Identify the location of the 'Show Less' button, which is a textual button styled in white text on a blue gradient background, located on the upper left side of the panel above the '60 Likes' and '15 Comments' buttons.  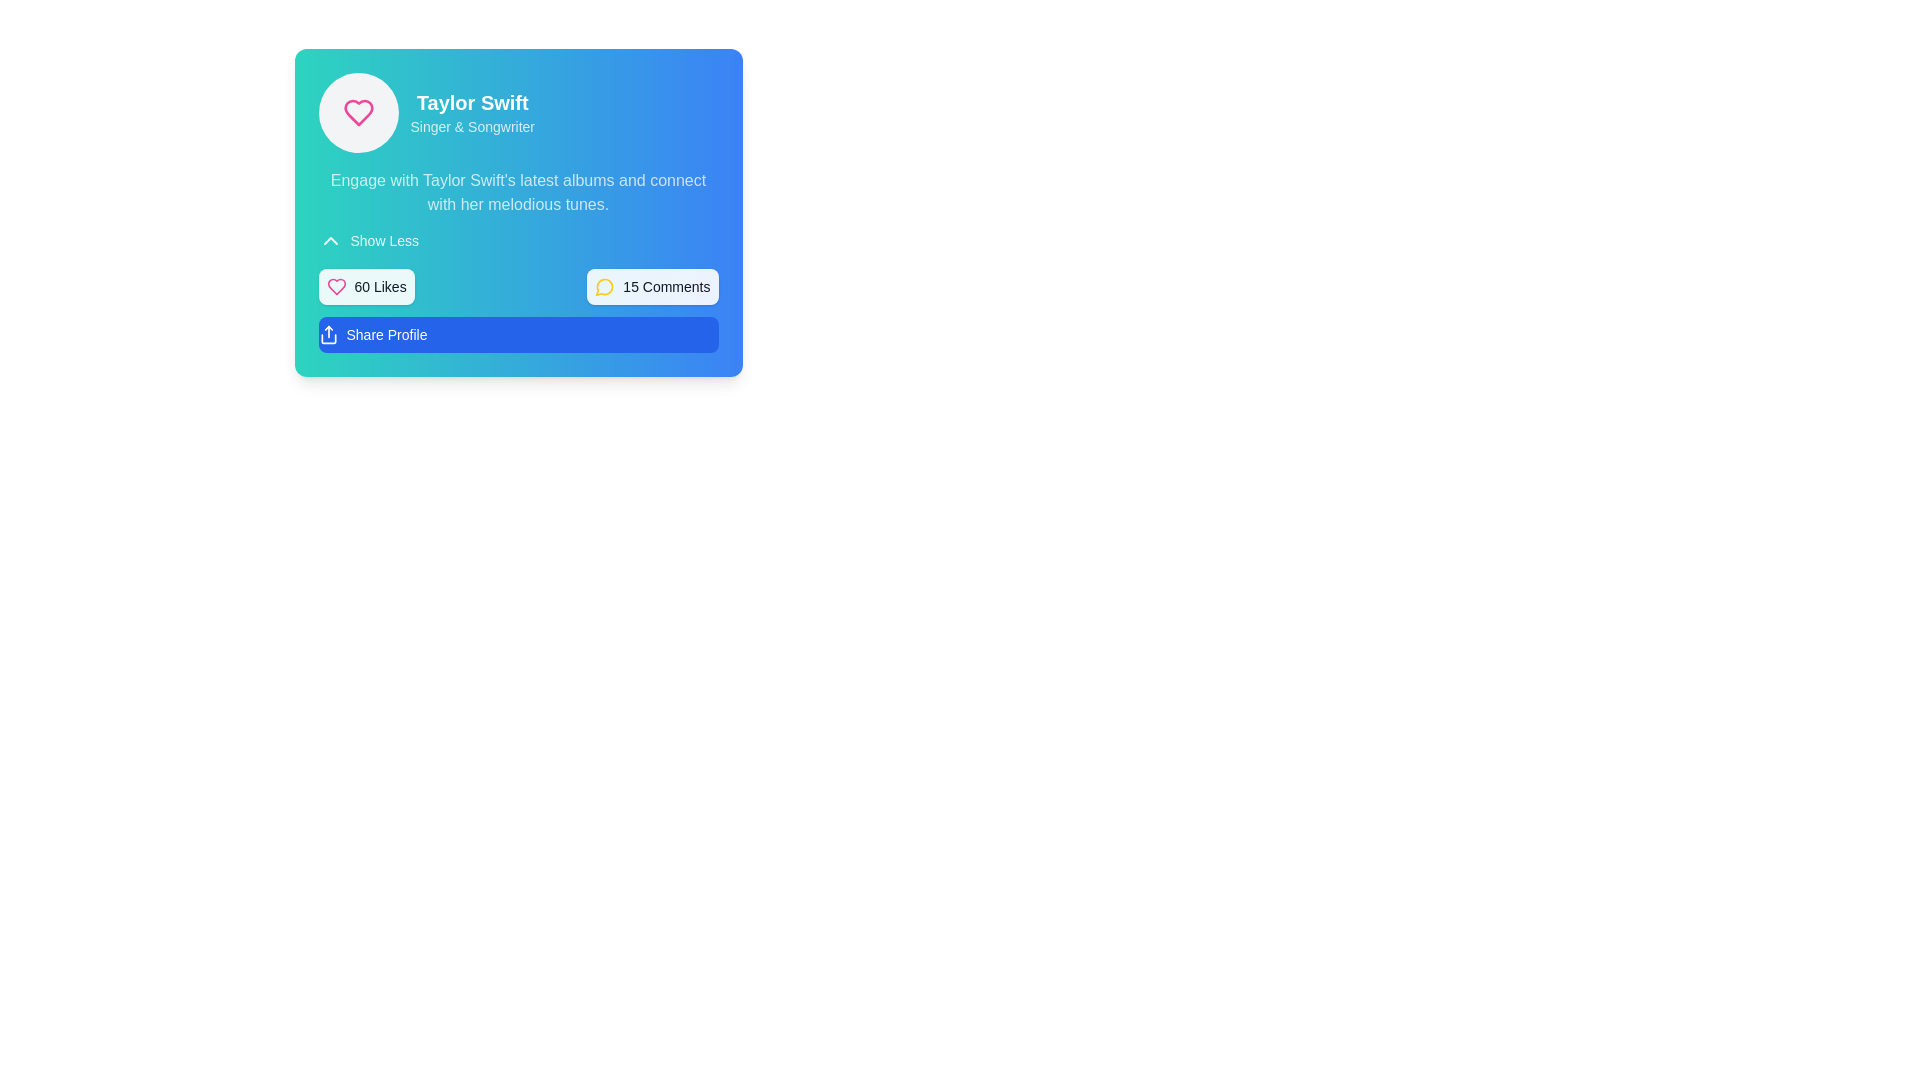
(384, 239).